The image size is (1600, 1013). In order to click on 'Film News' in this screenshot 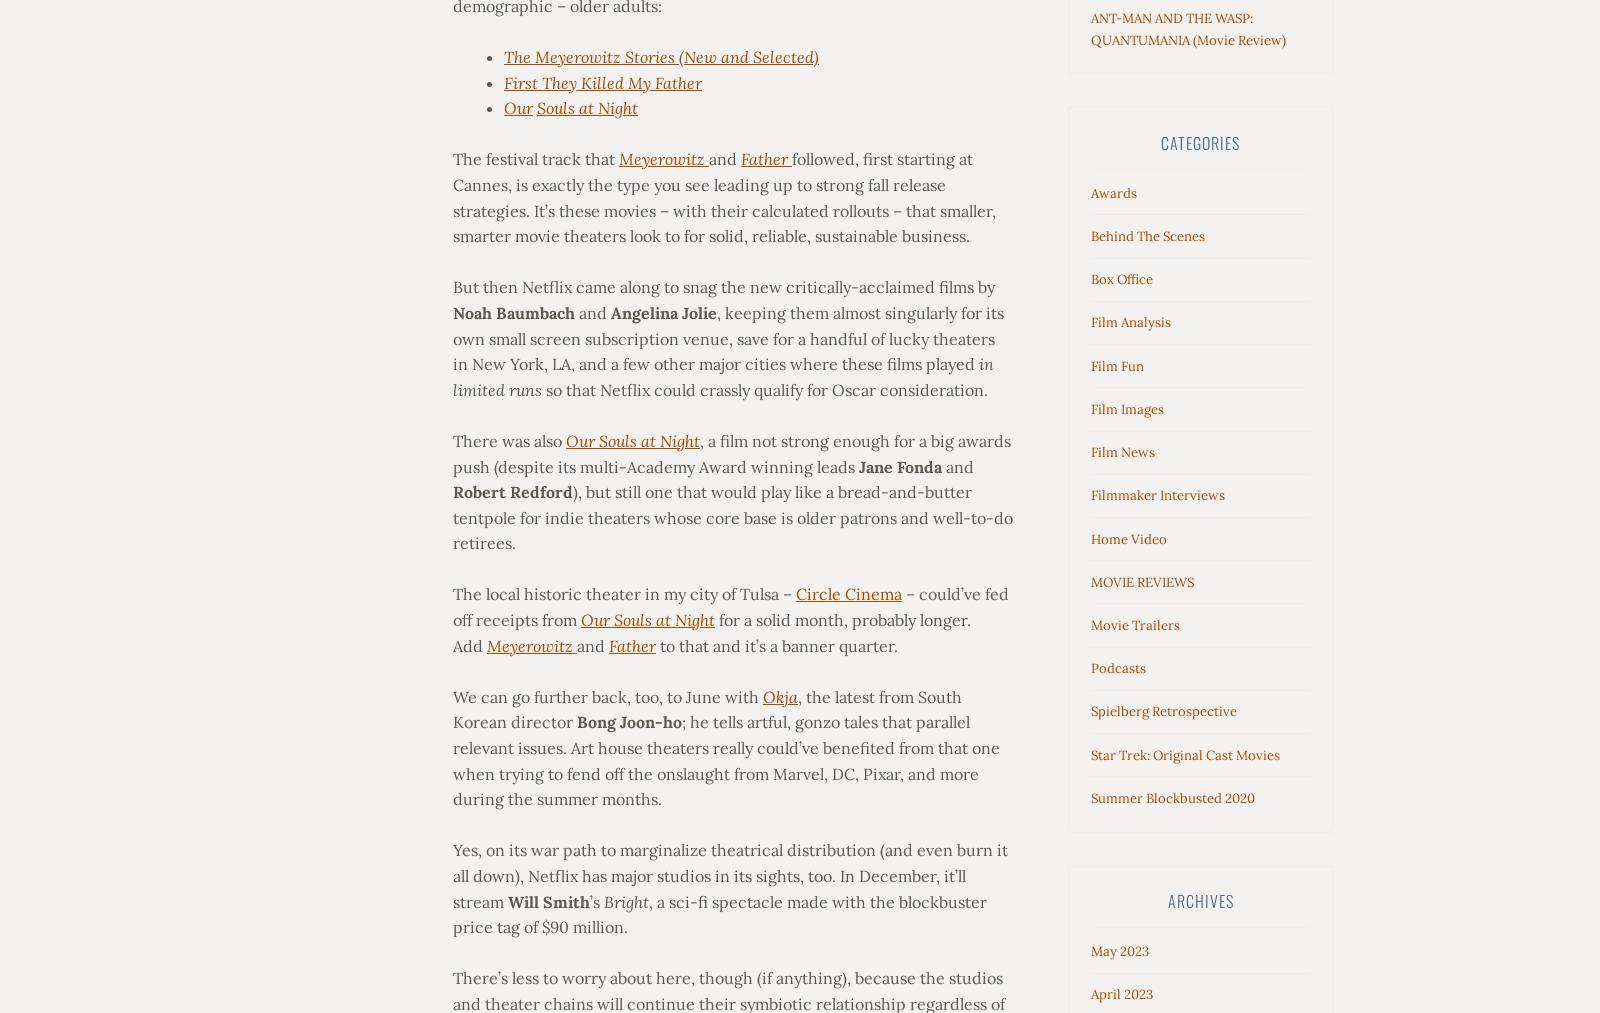, I will do `click(1123, 451)`.